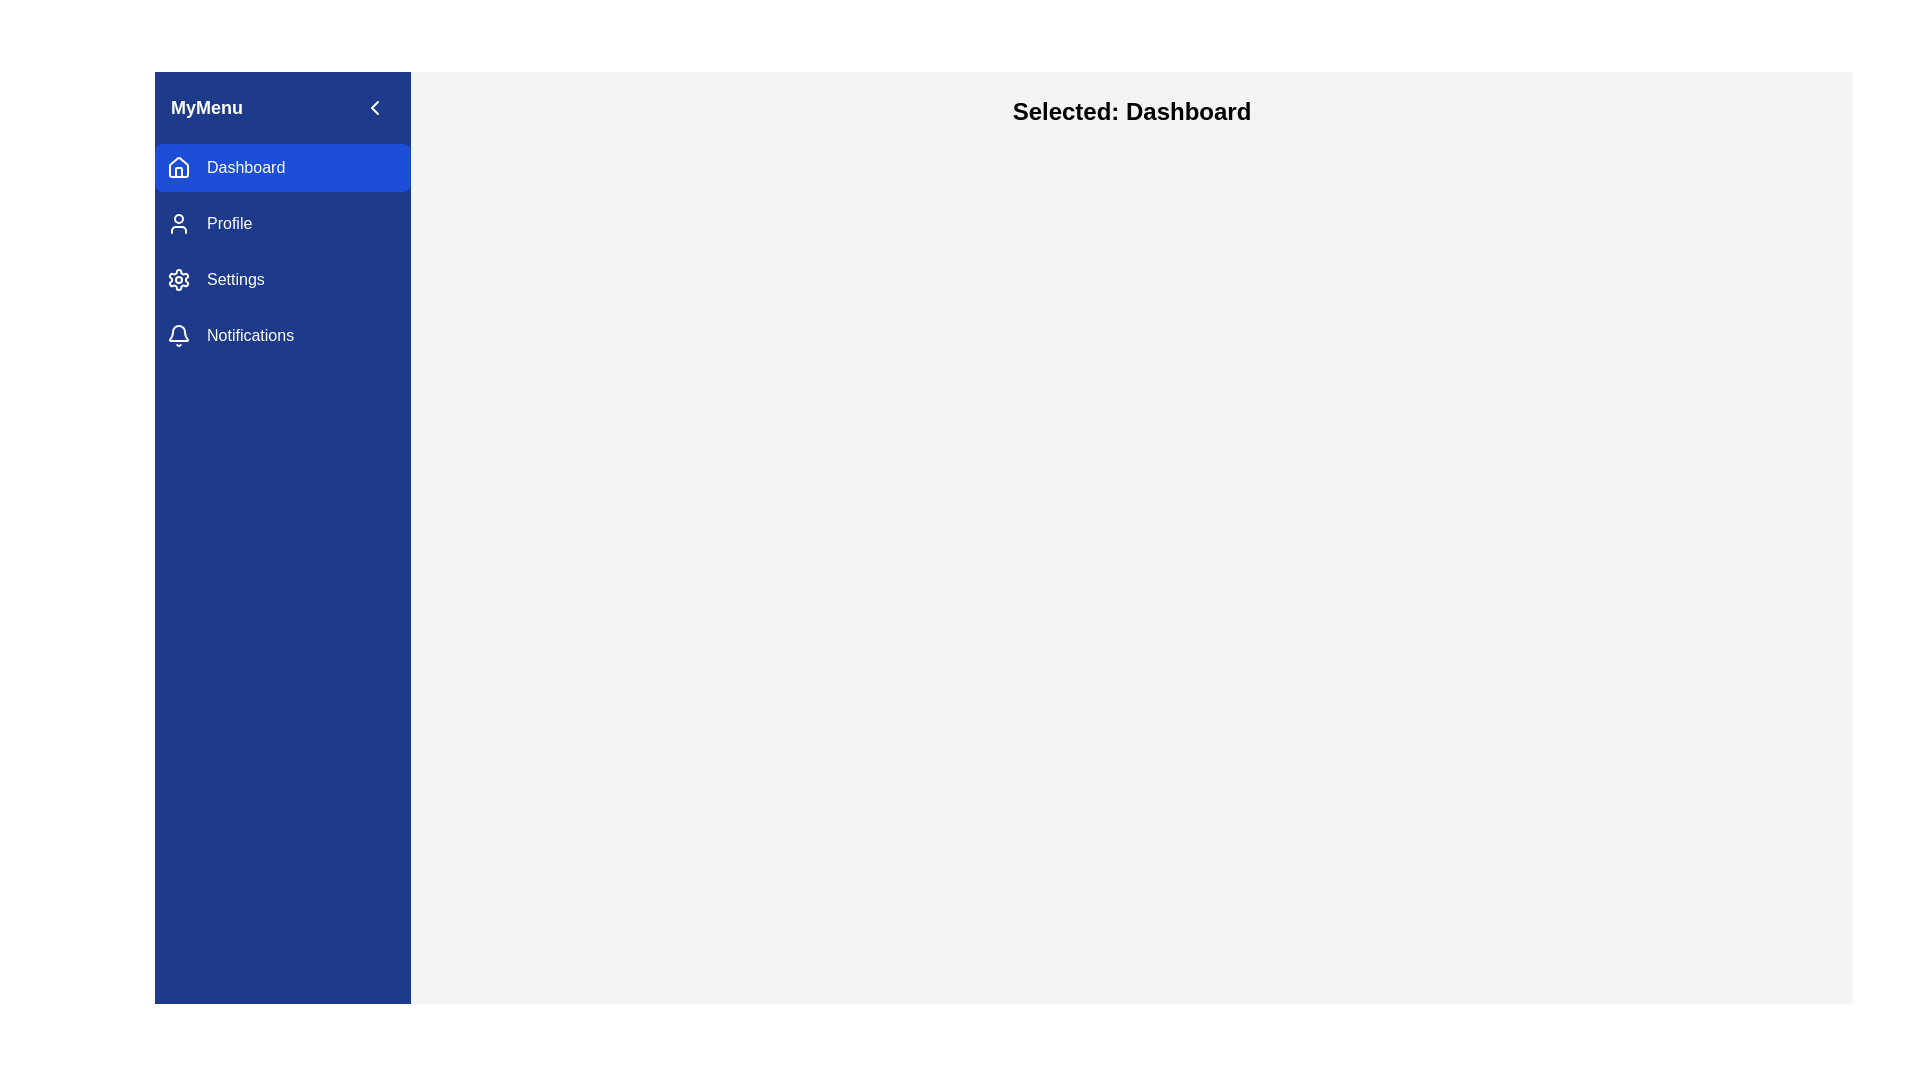 The image size is (1920, 1080). What do you see at coordinates (374, 108) in the screenshot?
I see `the leftward-pointing chevron icon button, located near the top-right corner of the vertical sidebar menu, to trigger a tooltip or visual feedback` at bounding box center [374, 108].